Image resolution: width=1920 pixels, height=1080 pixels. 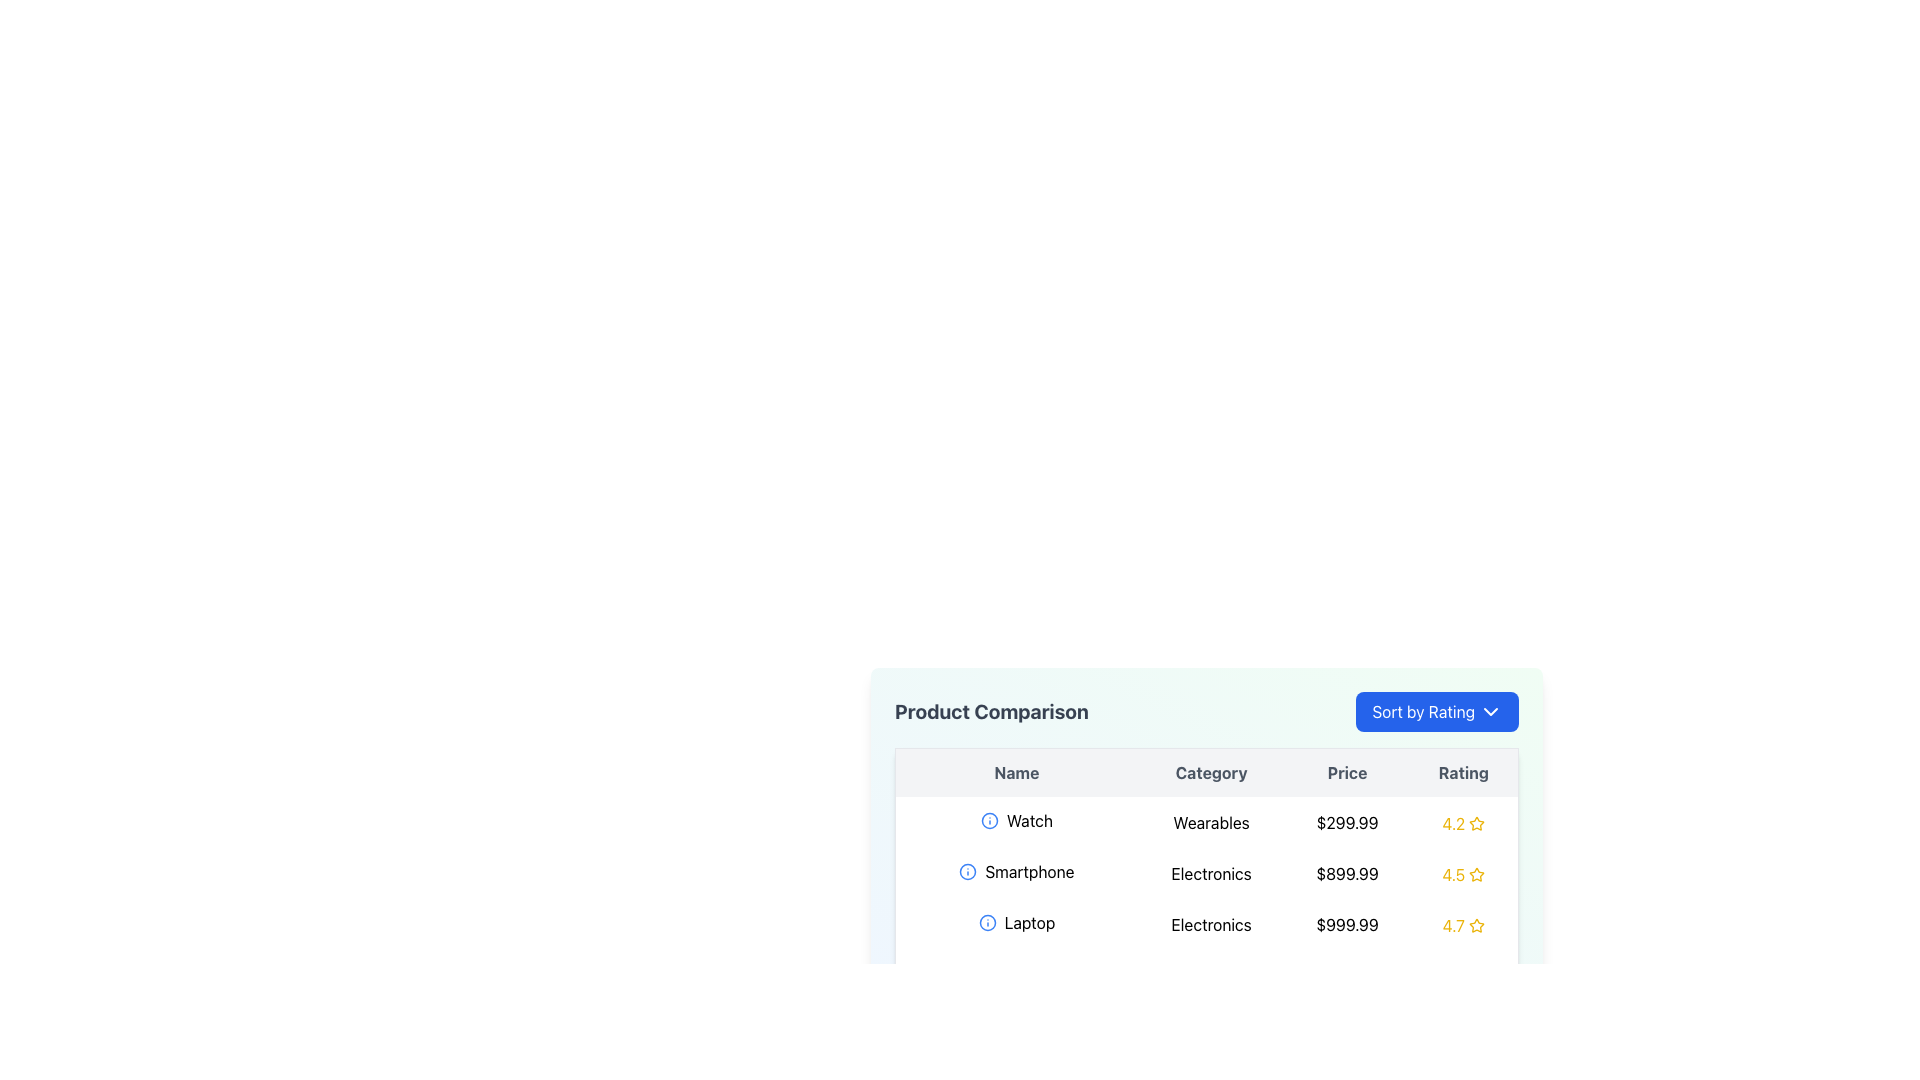 I want to click on the star-shaped icon indicating a rating of '4.2' for the 'Watch' product in the 'Rating' column of the table under 'Product Comparison', so click(x=1477, y=823).